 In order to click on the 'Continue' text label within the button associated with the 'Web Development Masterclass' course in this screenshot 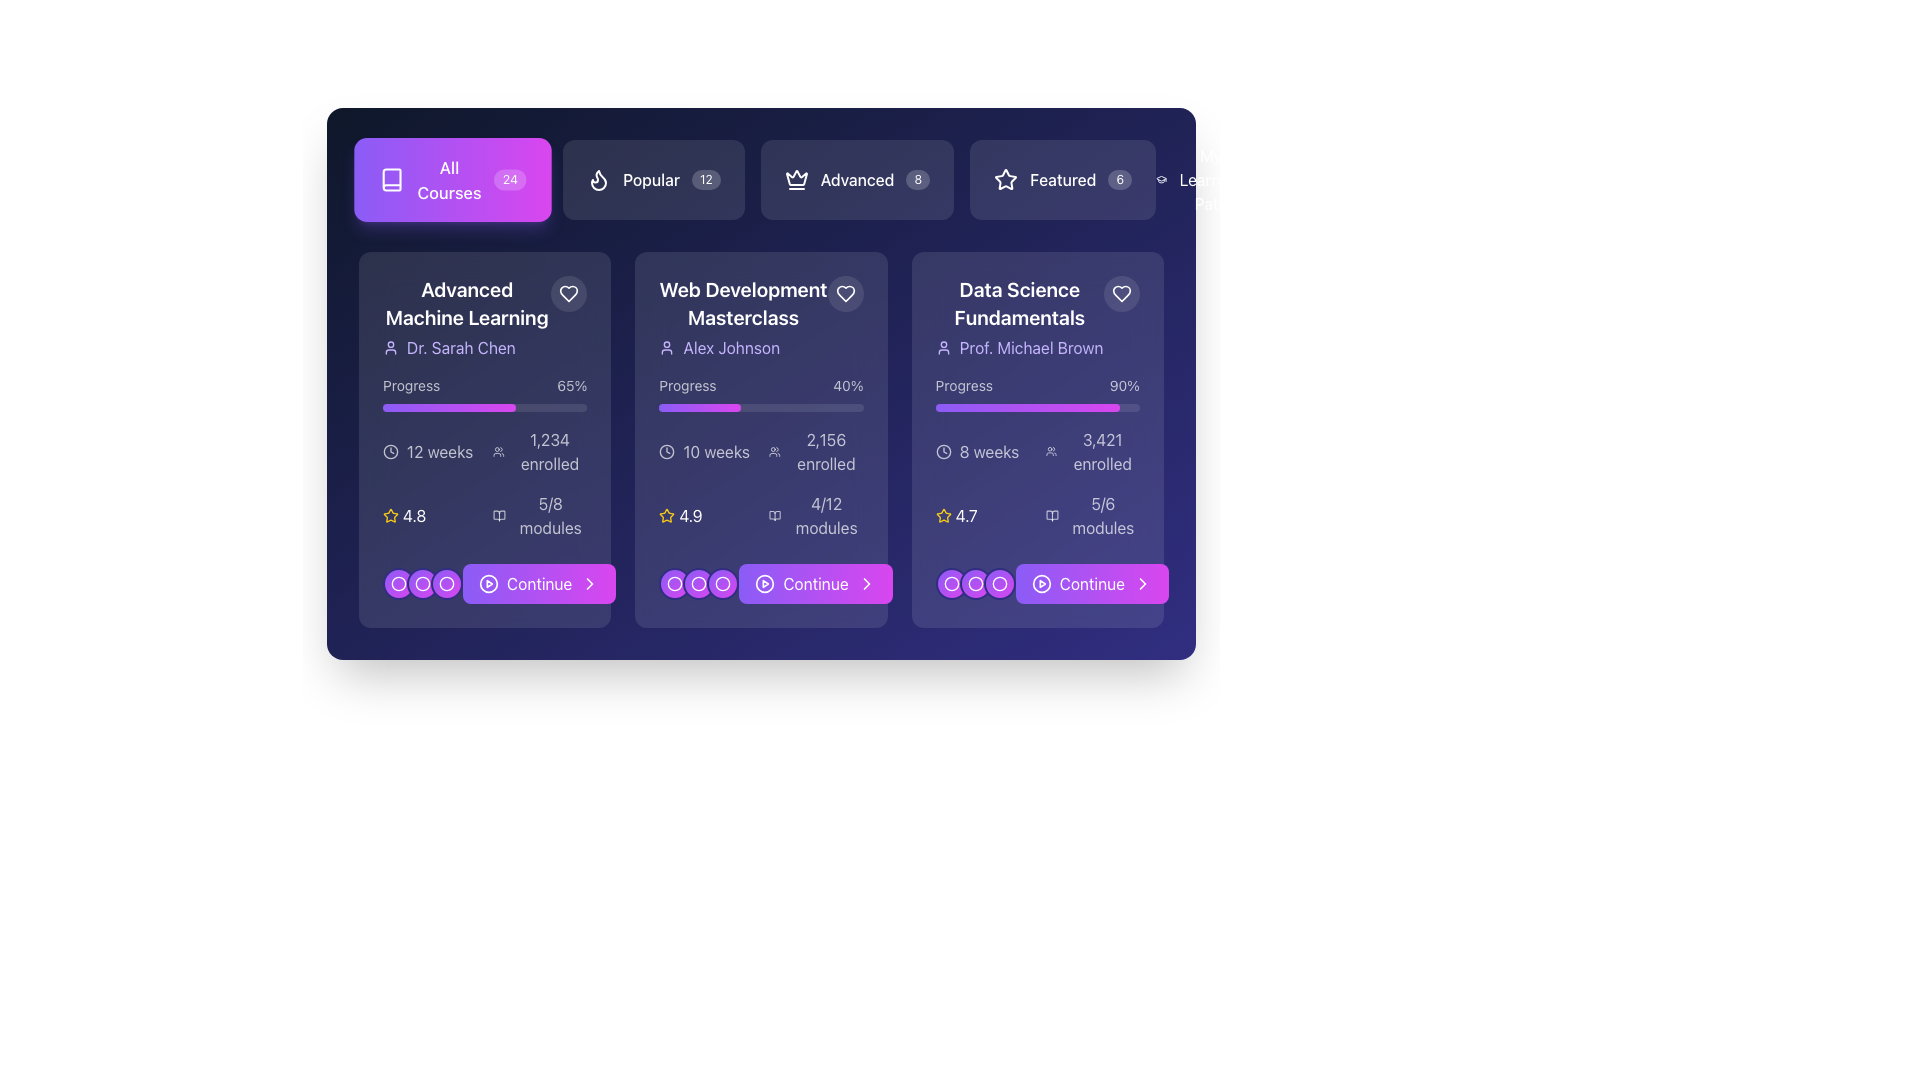, I will do `click(816, 583)`.